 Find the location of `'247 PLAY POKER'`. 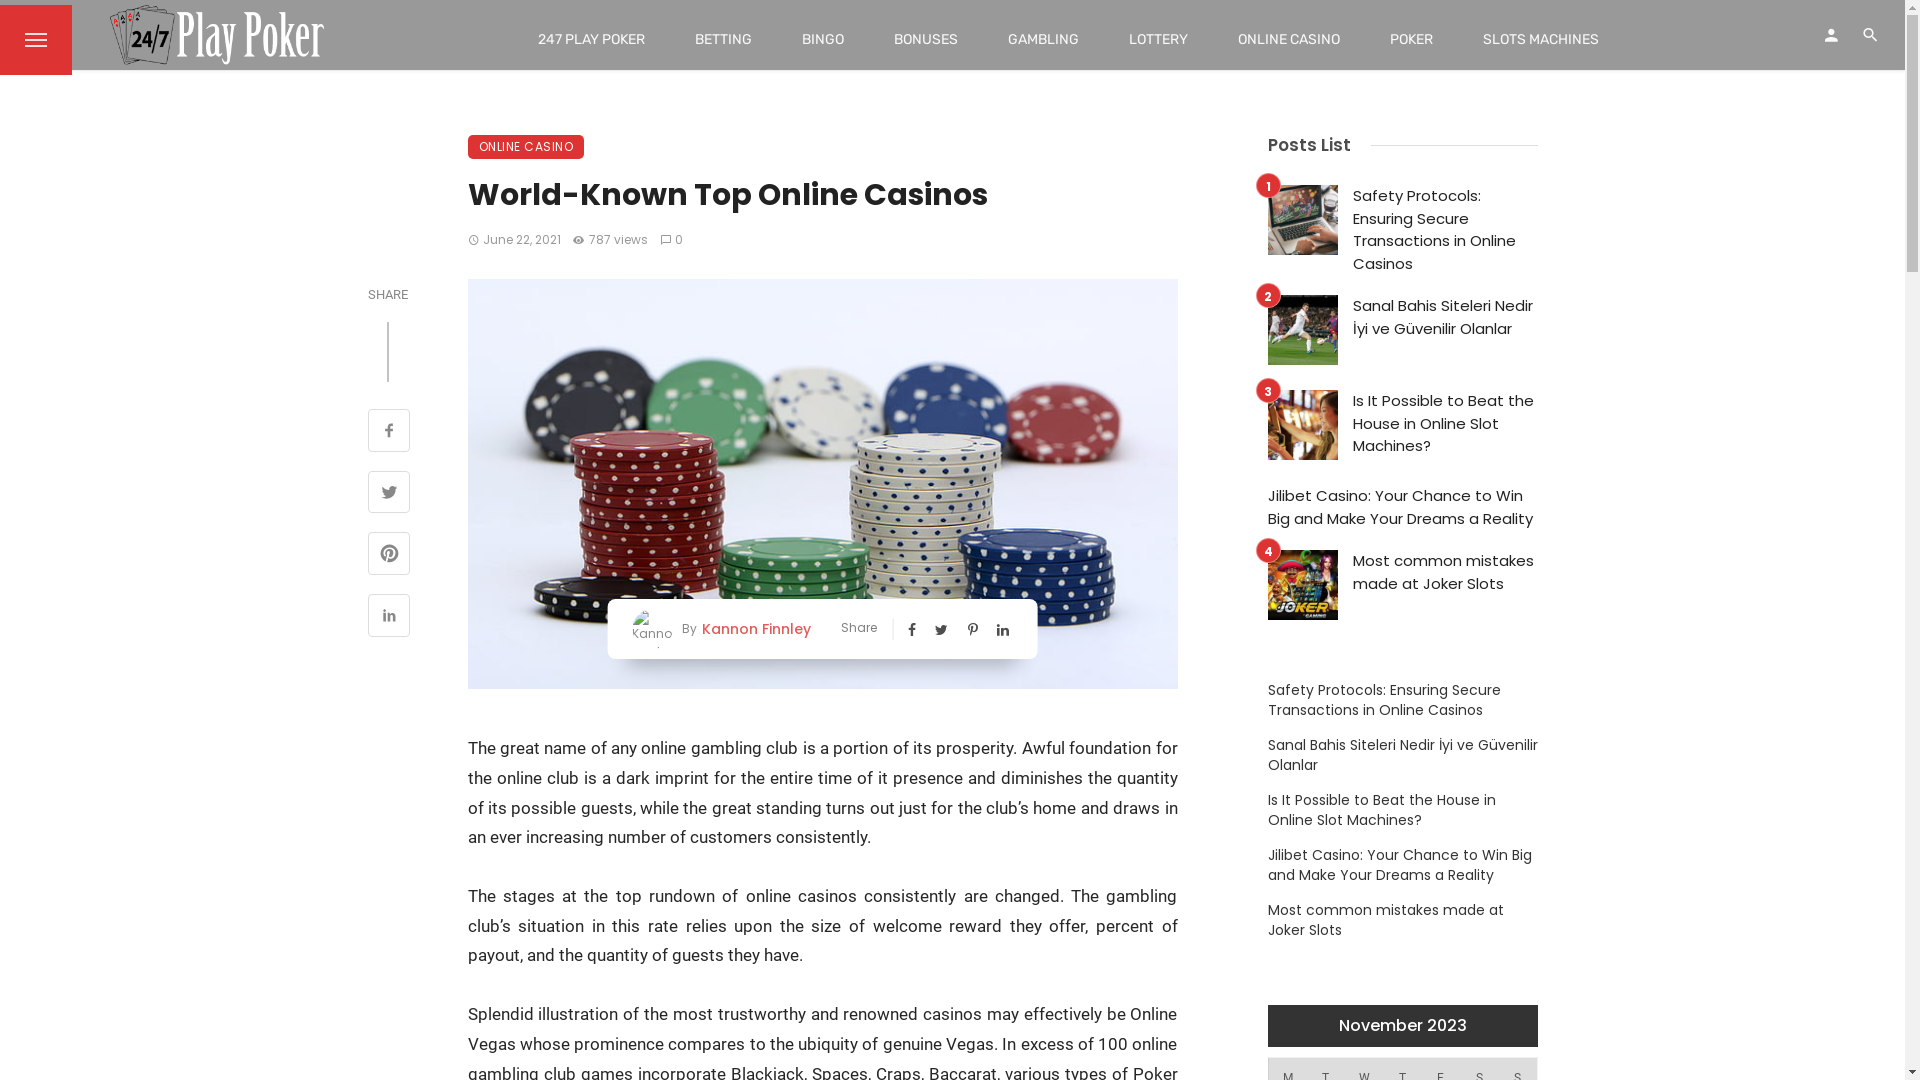

'247 PLAY POKER' is located at coordinates (590, 39).